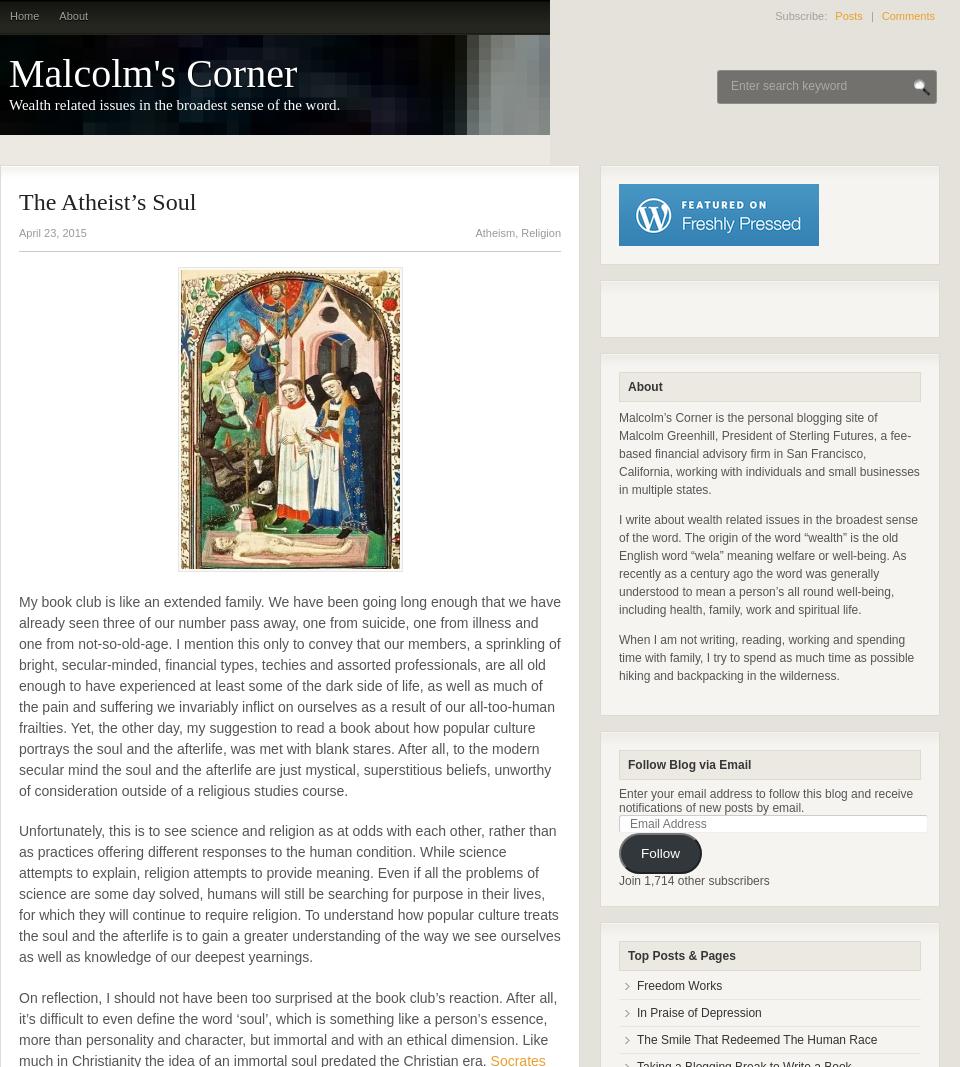 The image size is (960, 1067). I want to click on 'Home', so click(23, 15).